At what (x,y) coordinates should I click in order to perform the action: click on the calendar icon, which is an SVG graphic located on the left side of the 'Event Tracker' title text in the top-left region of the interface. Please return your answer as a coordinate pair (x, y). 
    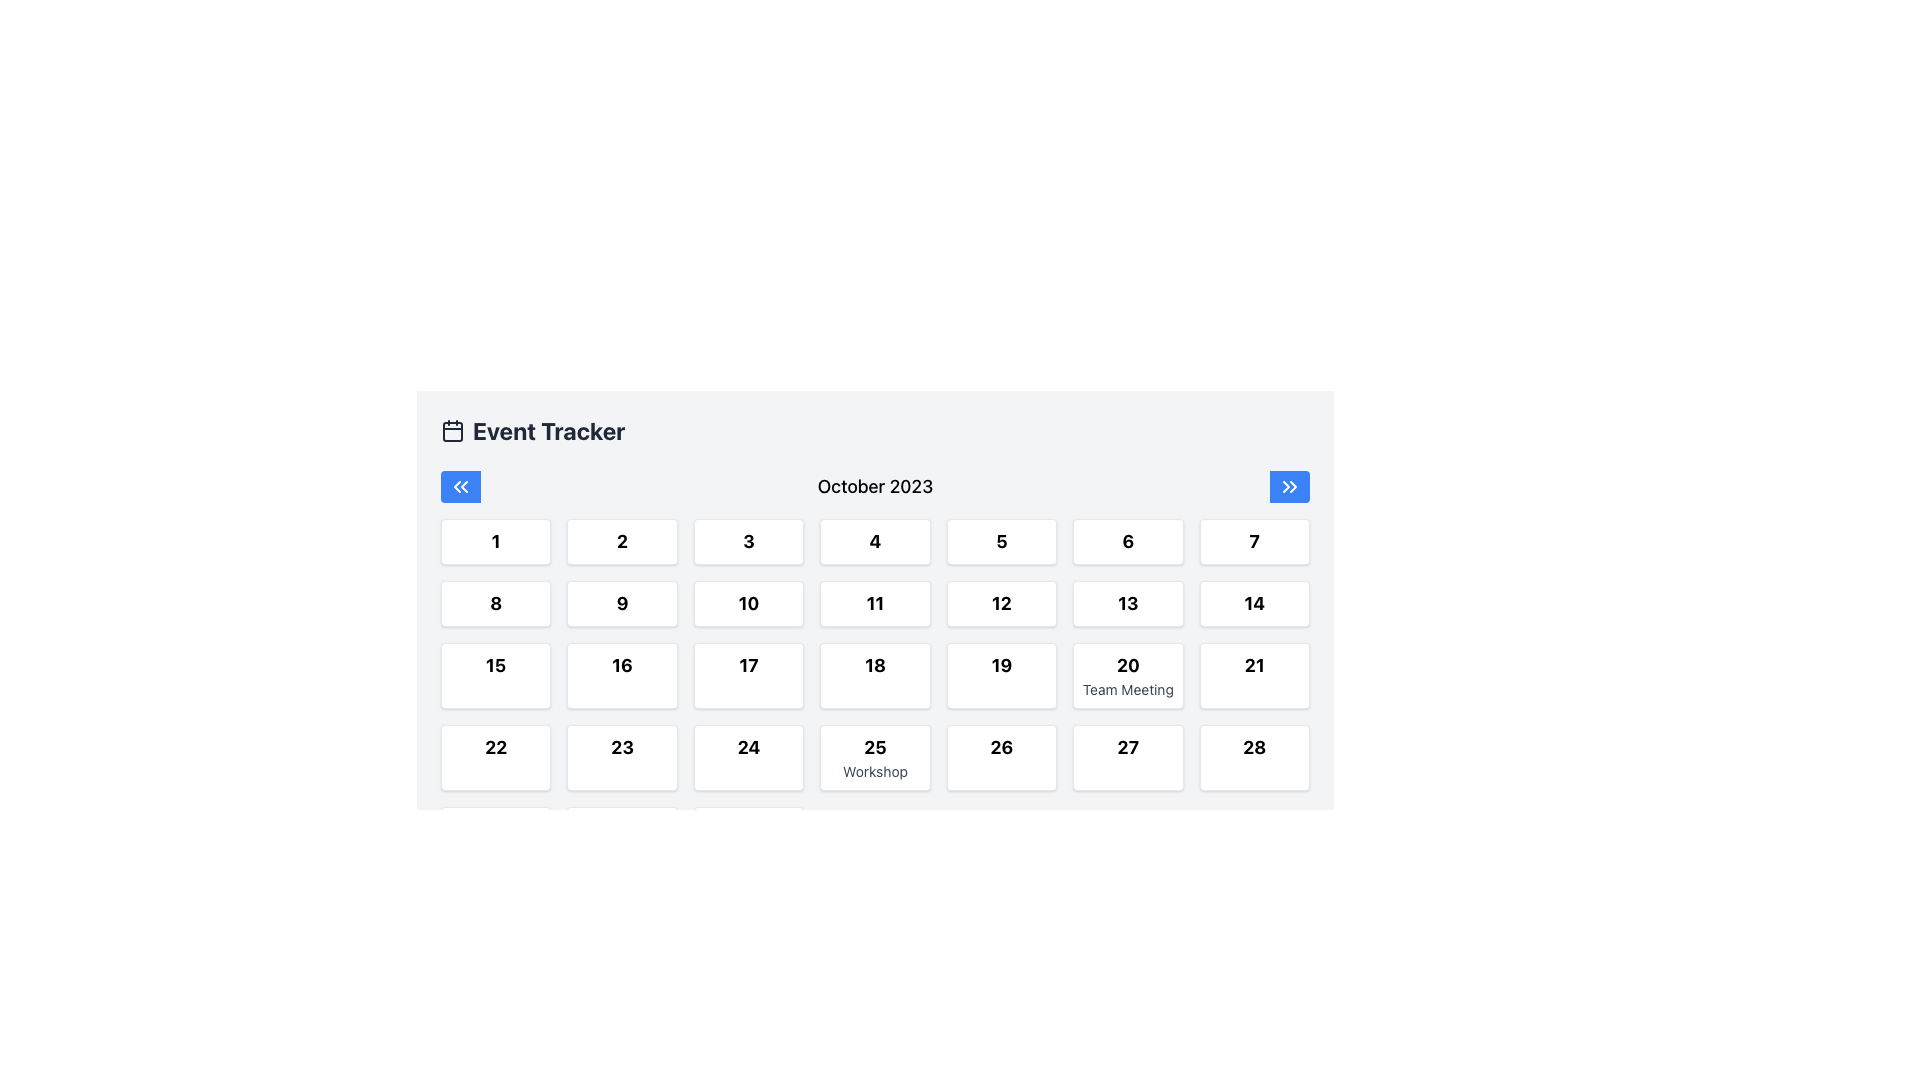
    Looking at the image, I should click on (451, 430).